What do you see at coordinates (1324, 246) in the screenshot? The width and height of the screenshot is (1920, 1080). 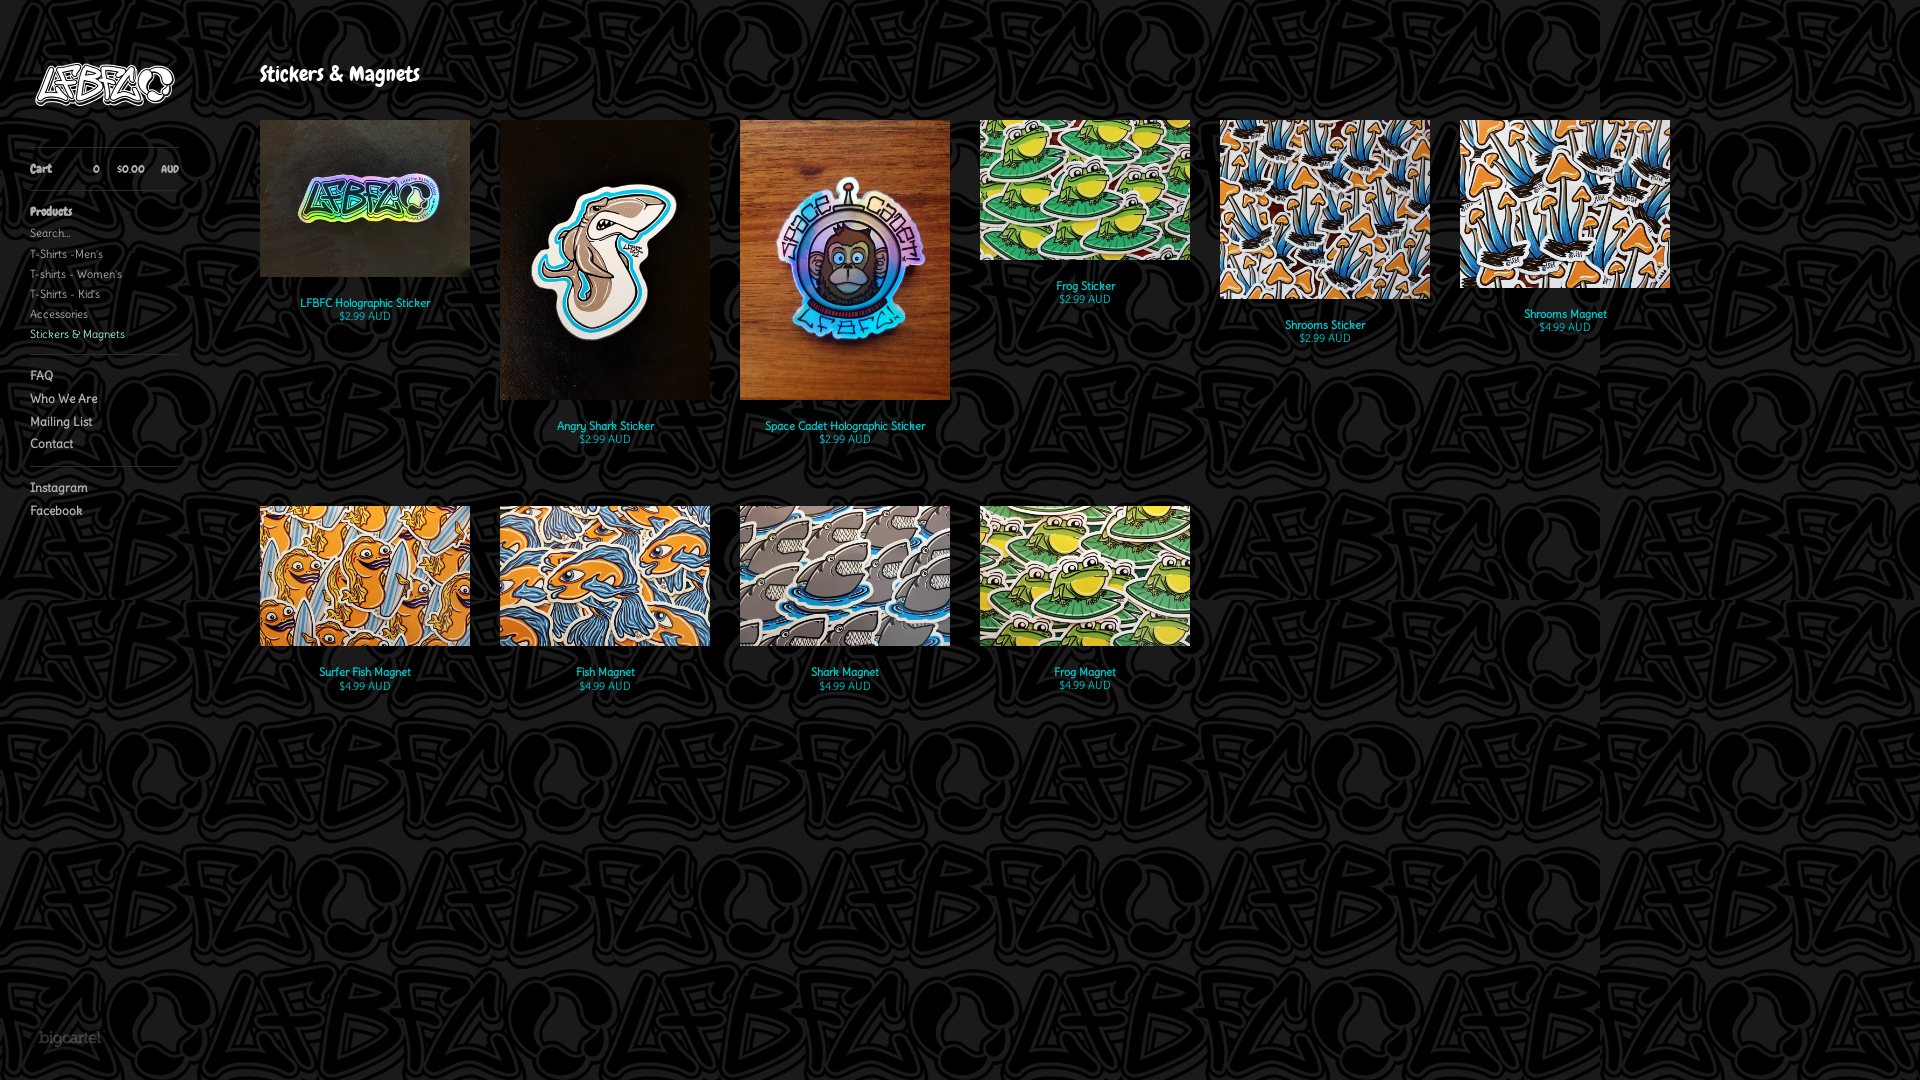 I see `'Shrooms Sticker` at bounding box center [1324, 246].